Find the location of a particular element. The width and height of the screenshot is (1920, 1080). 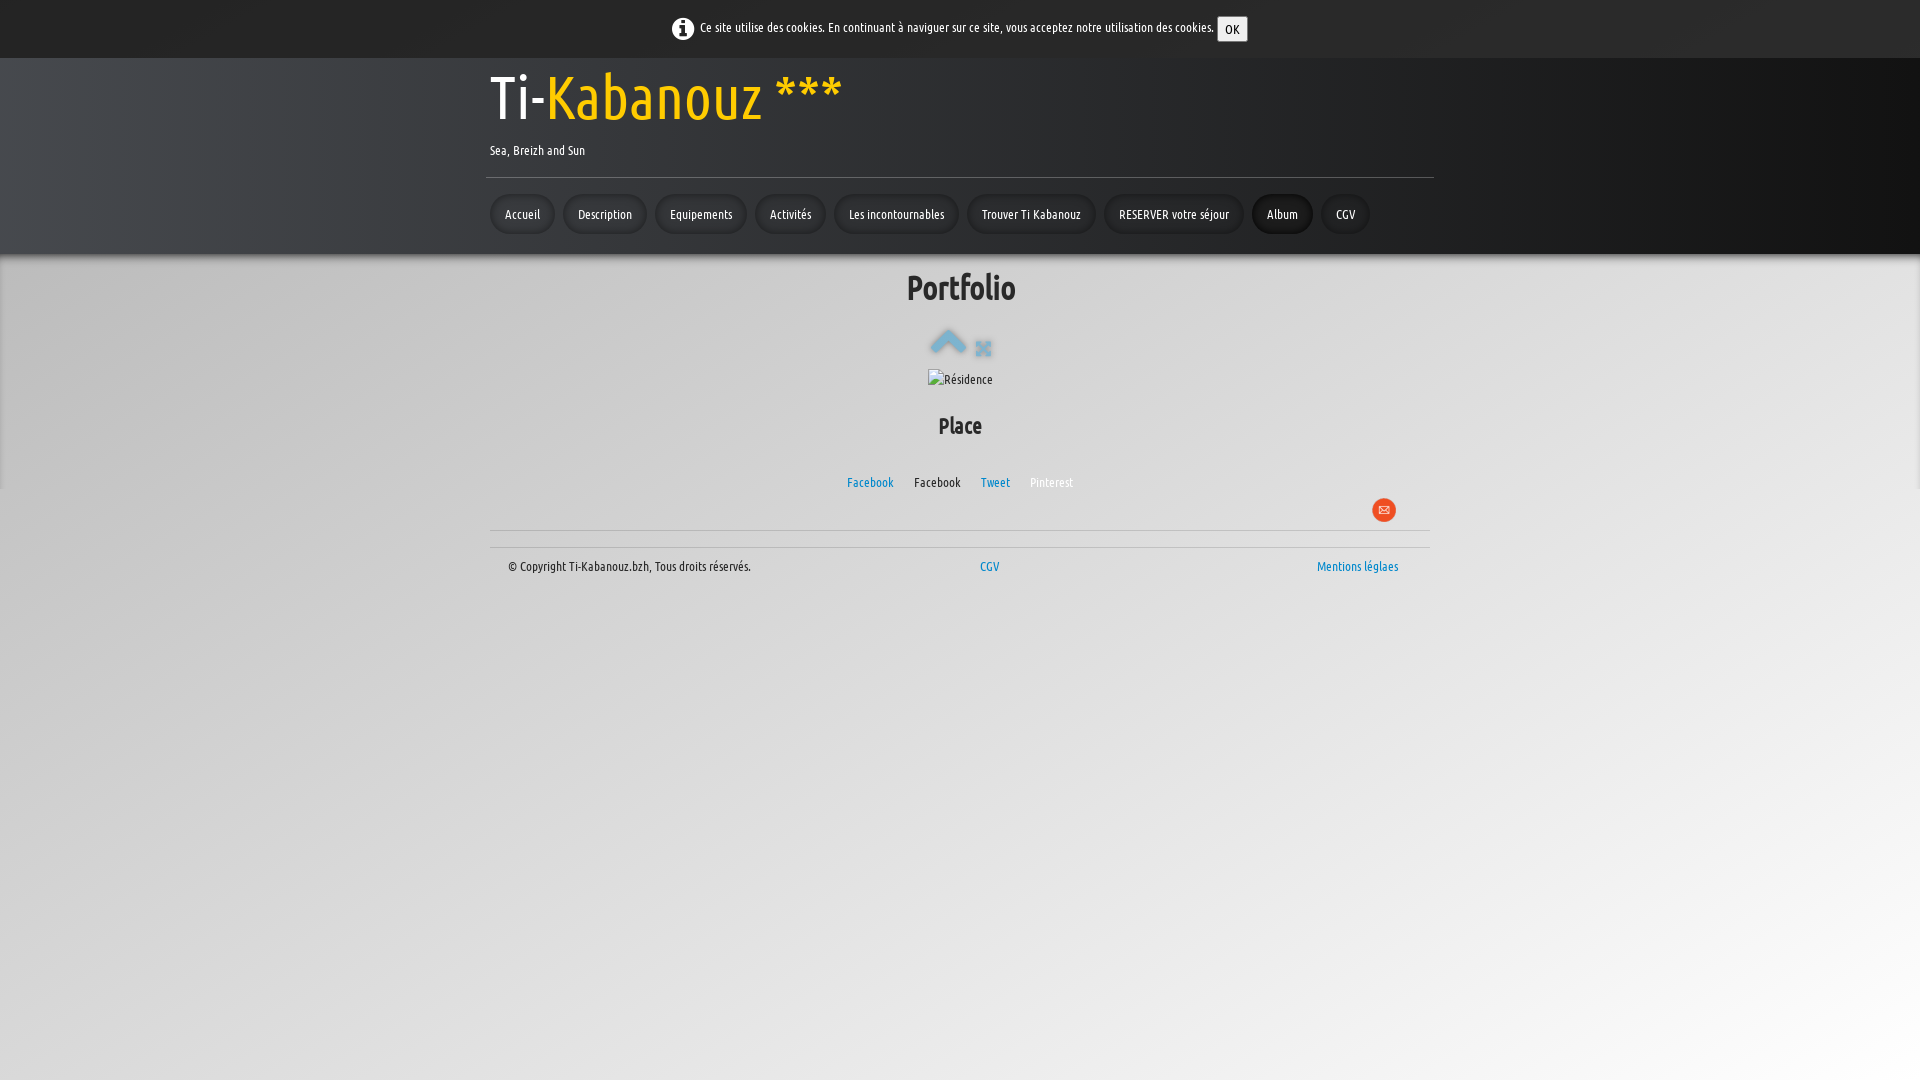

'Tweet' is located at coordinates (995, 481).